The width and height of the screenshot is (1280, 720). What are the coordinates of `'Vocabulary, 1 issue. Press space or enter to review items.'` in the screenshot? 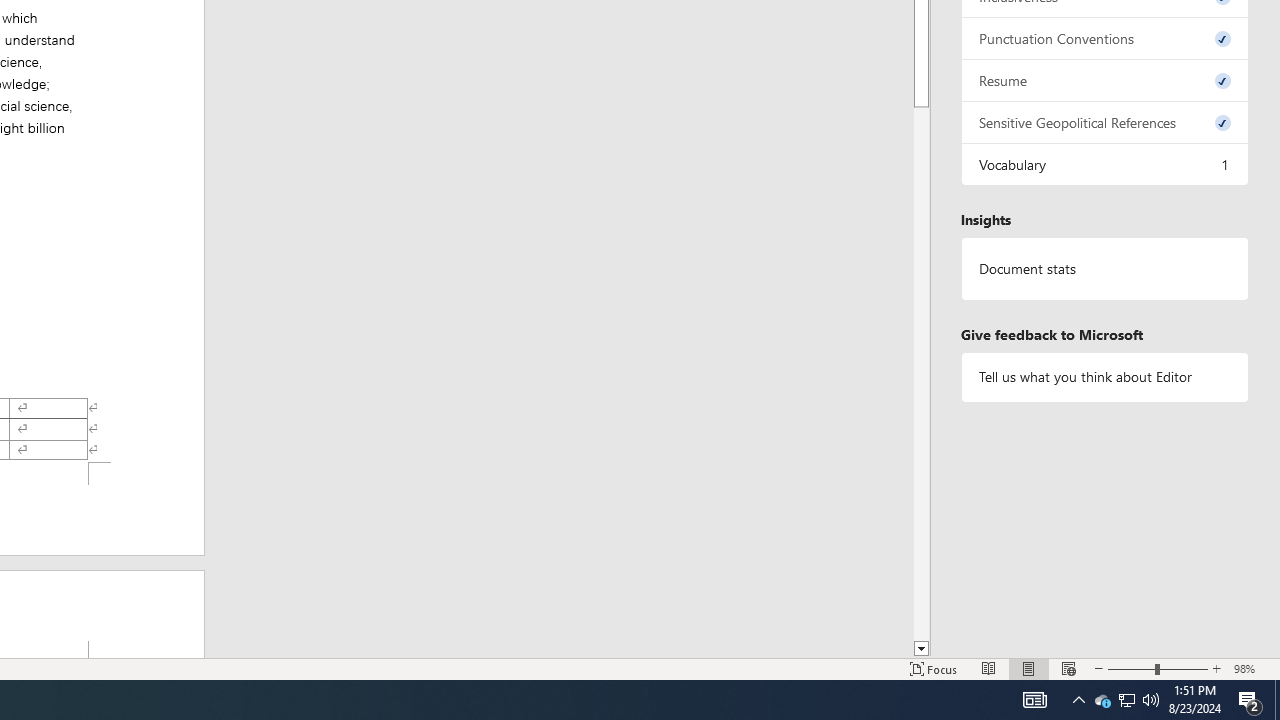 It's located at (1104, 163).